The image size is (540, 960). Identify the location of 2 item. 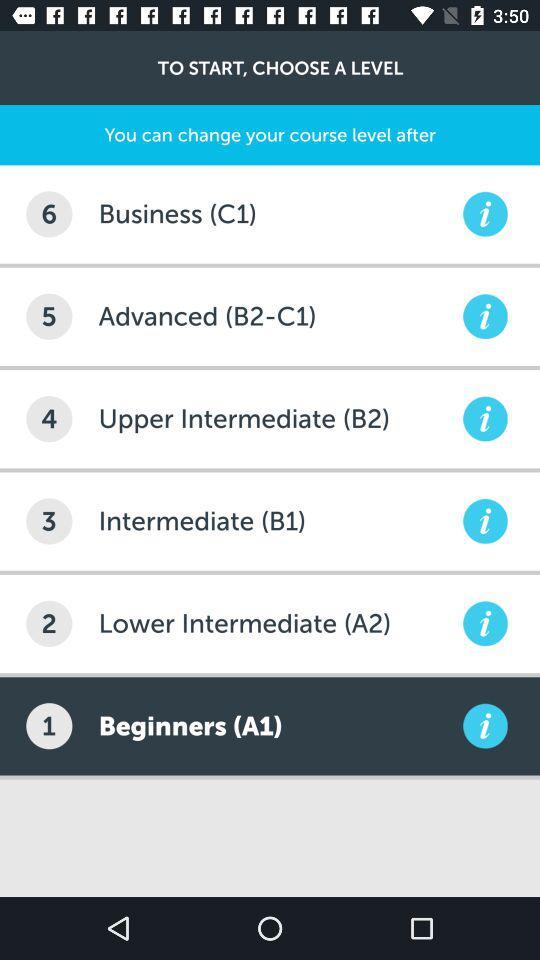
(49, 622).